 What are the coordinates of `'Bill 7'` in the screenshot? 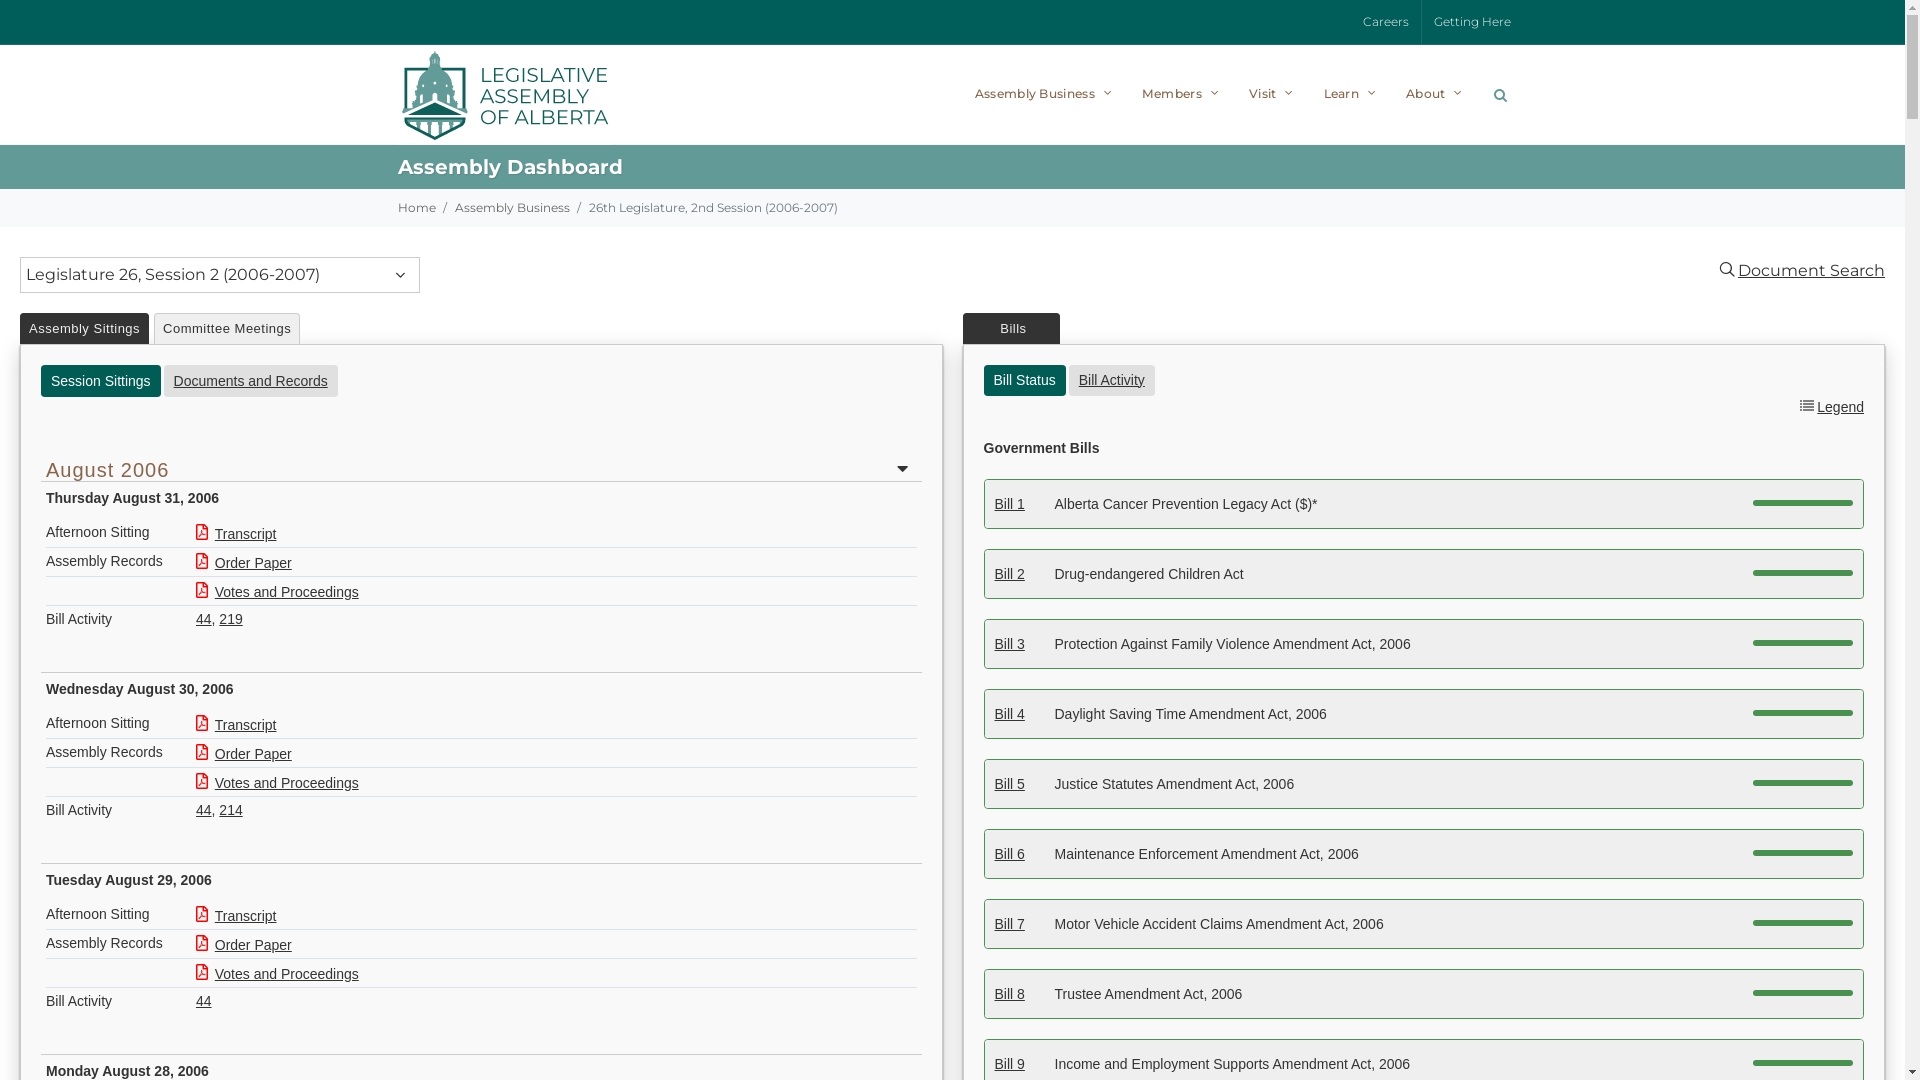 It's located at (1008, 924).